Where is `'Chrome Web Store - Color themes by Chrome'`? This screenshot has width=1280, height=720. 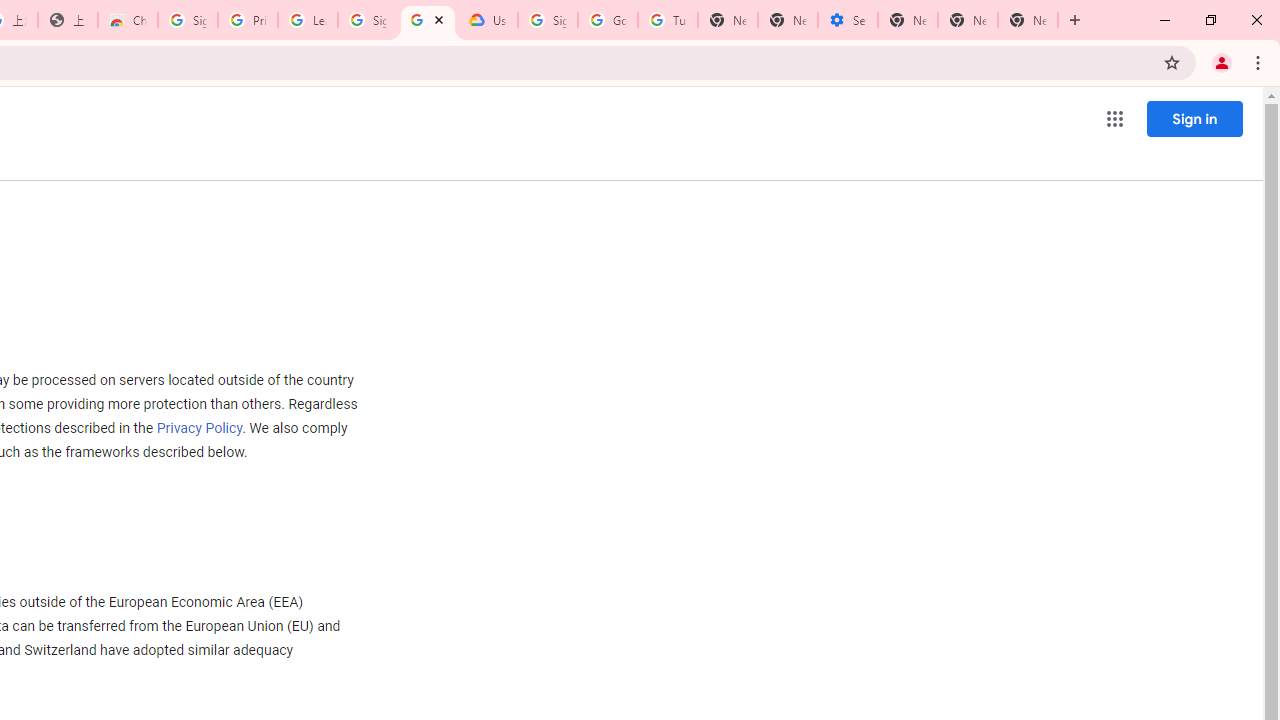
'Chrome Web Store - Color themes by Chrome' is located at coordinates (127, 20).